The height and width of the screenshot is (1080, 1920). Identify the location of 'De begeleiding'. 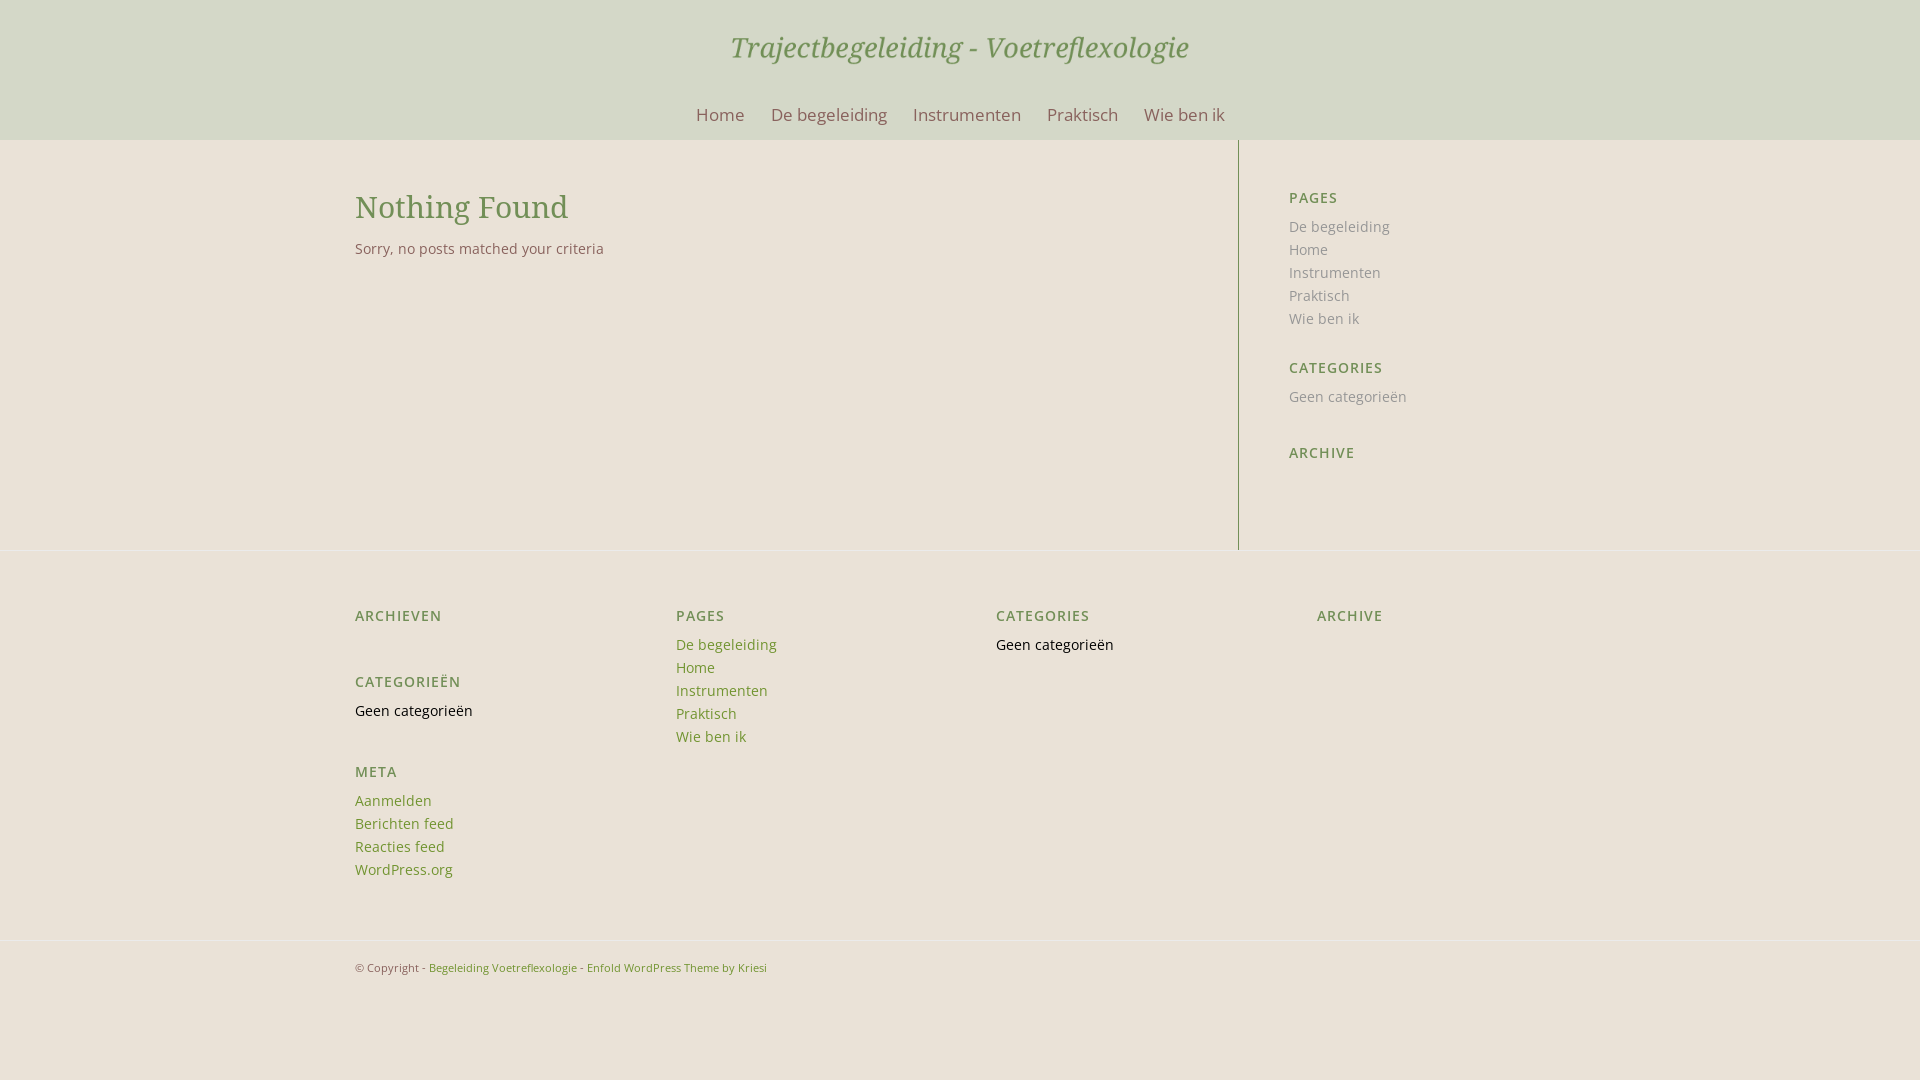
(829, 115).